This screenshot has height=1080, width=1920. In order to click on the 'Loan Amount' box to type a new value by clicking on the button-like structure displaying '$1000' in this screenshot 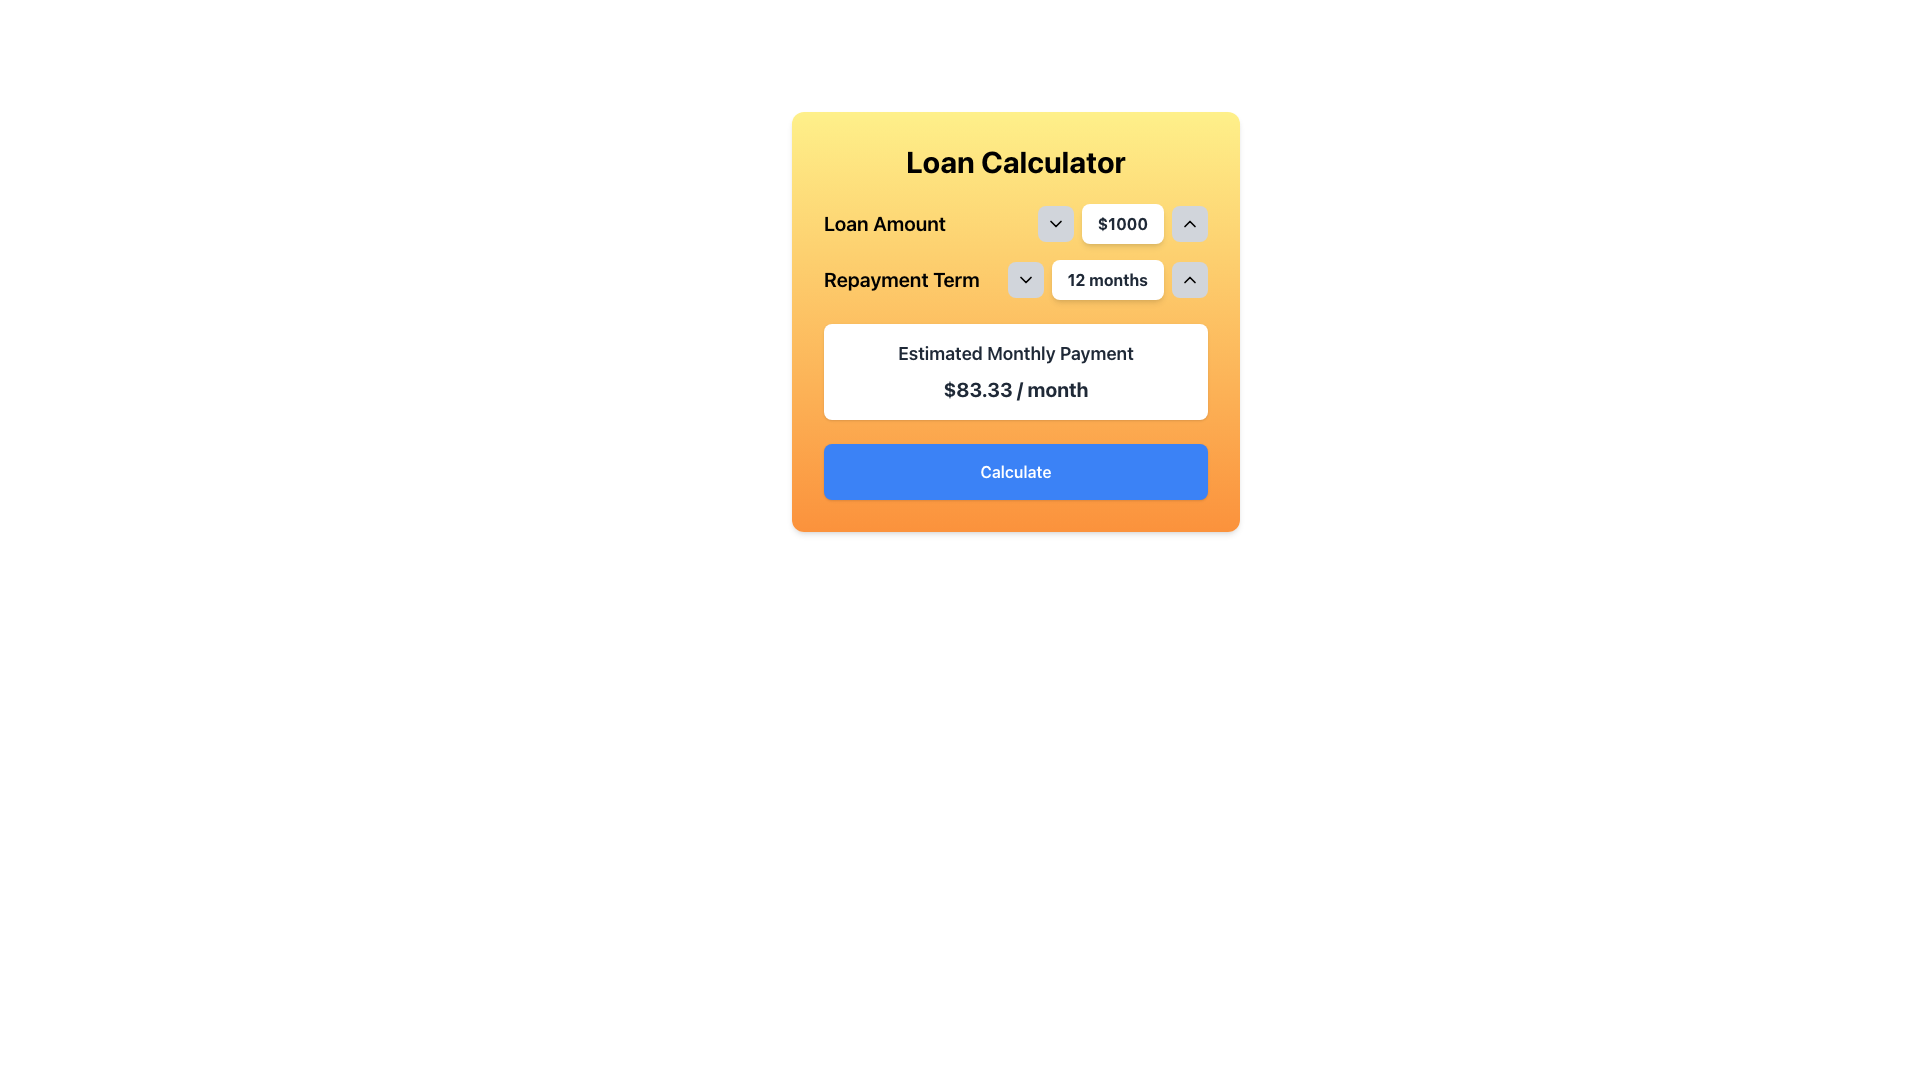, I will do `click(1016, 223)`.